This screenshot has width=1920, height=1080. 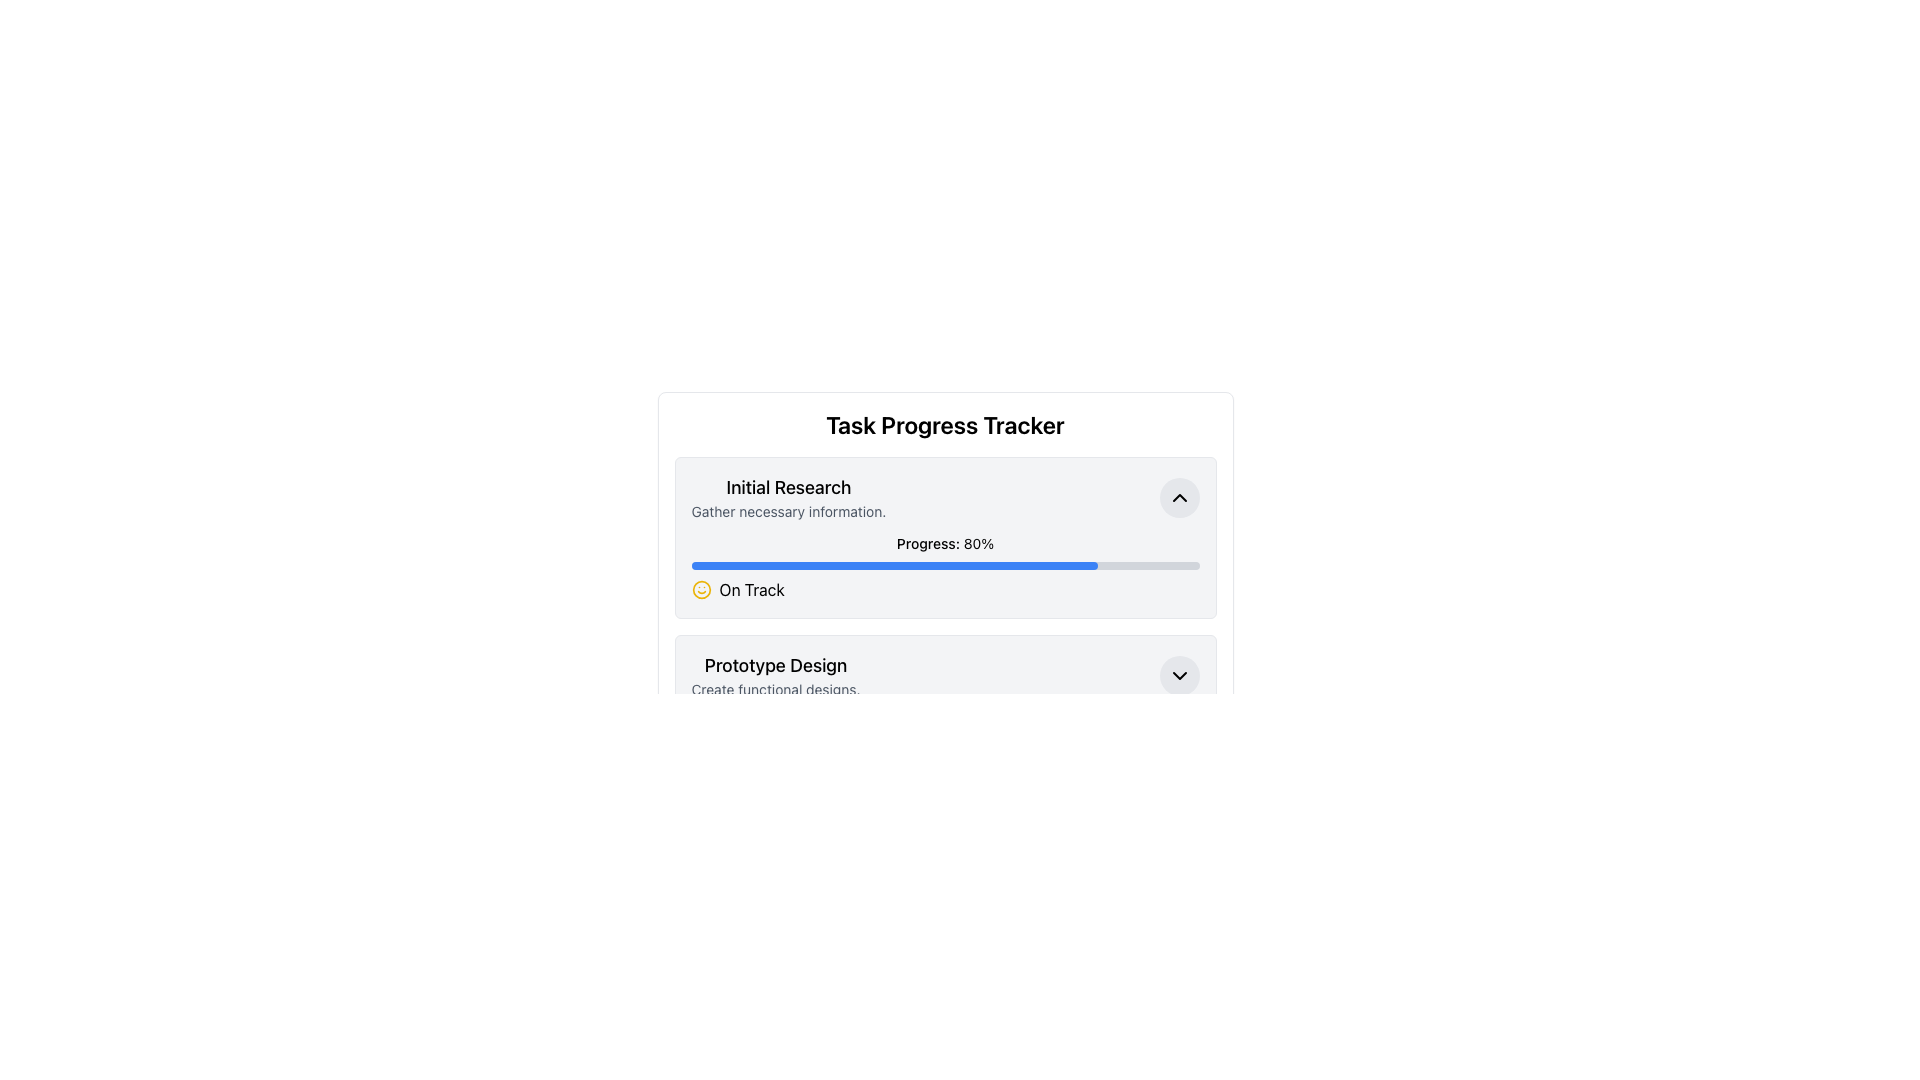 I want to click on and interpret the 'On Track' text label located in the task progress section for 'Initial Research', positioned to the right of a yellow smiling face icon, so click(x=751, y=589).